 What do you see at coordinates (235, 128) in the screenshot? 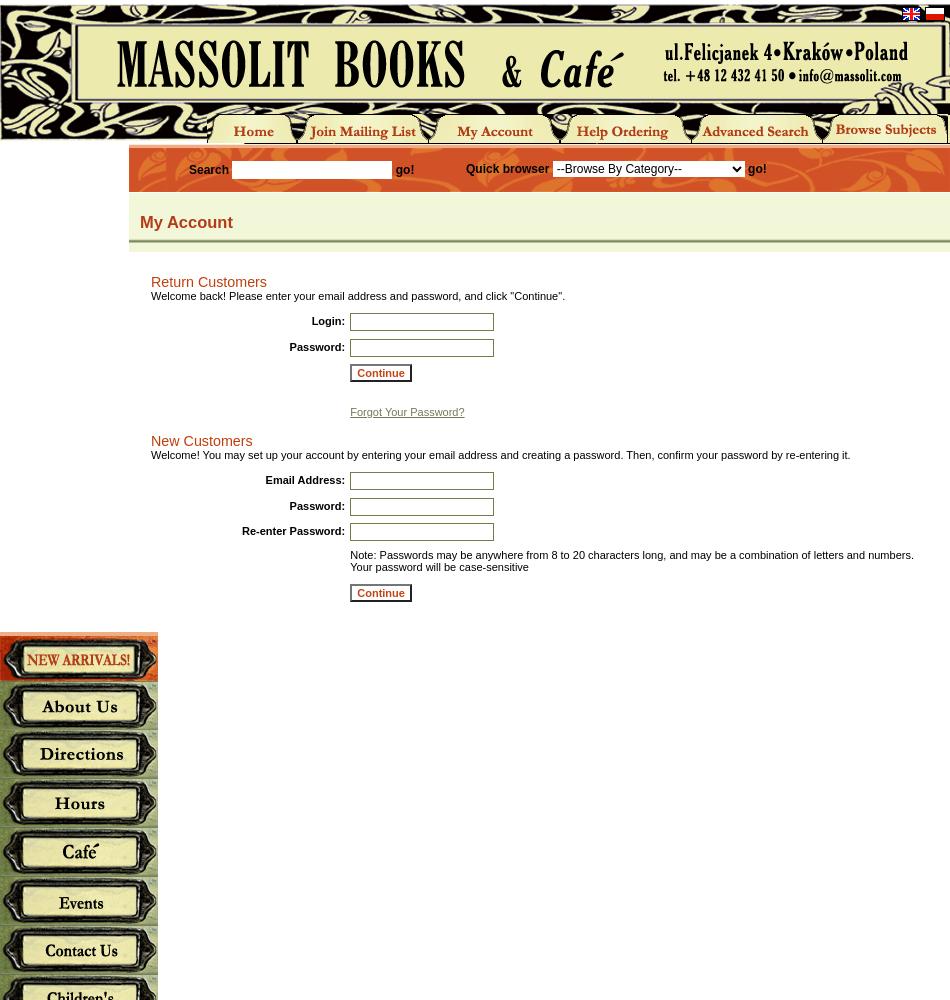
I see `'Home'` at bounding box center [235, 128].